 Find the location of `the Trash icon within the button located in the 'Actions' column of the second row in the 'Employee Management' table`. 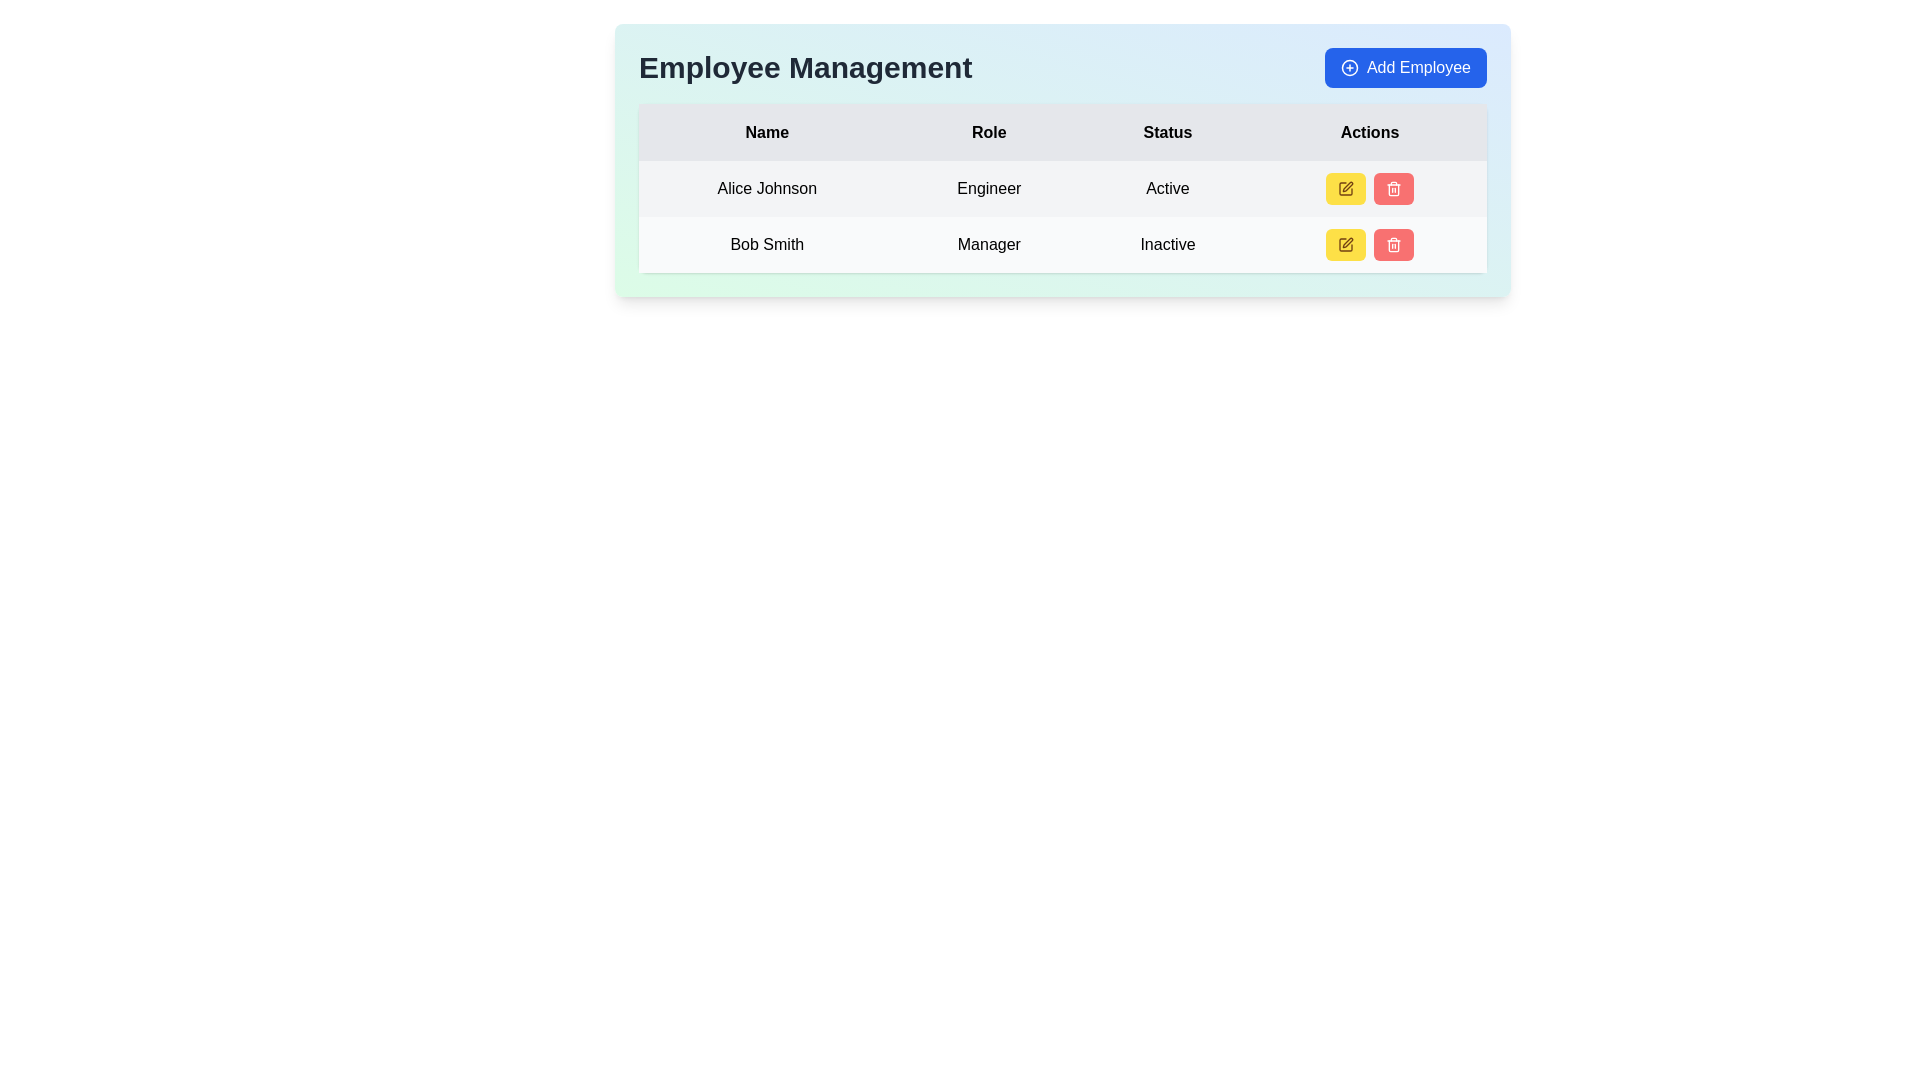

the Trash icon within the button located in the 'Actions' column of the second row in the 'Employee Management' table is located at coordinates (1392, 244).